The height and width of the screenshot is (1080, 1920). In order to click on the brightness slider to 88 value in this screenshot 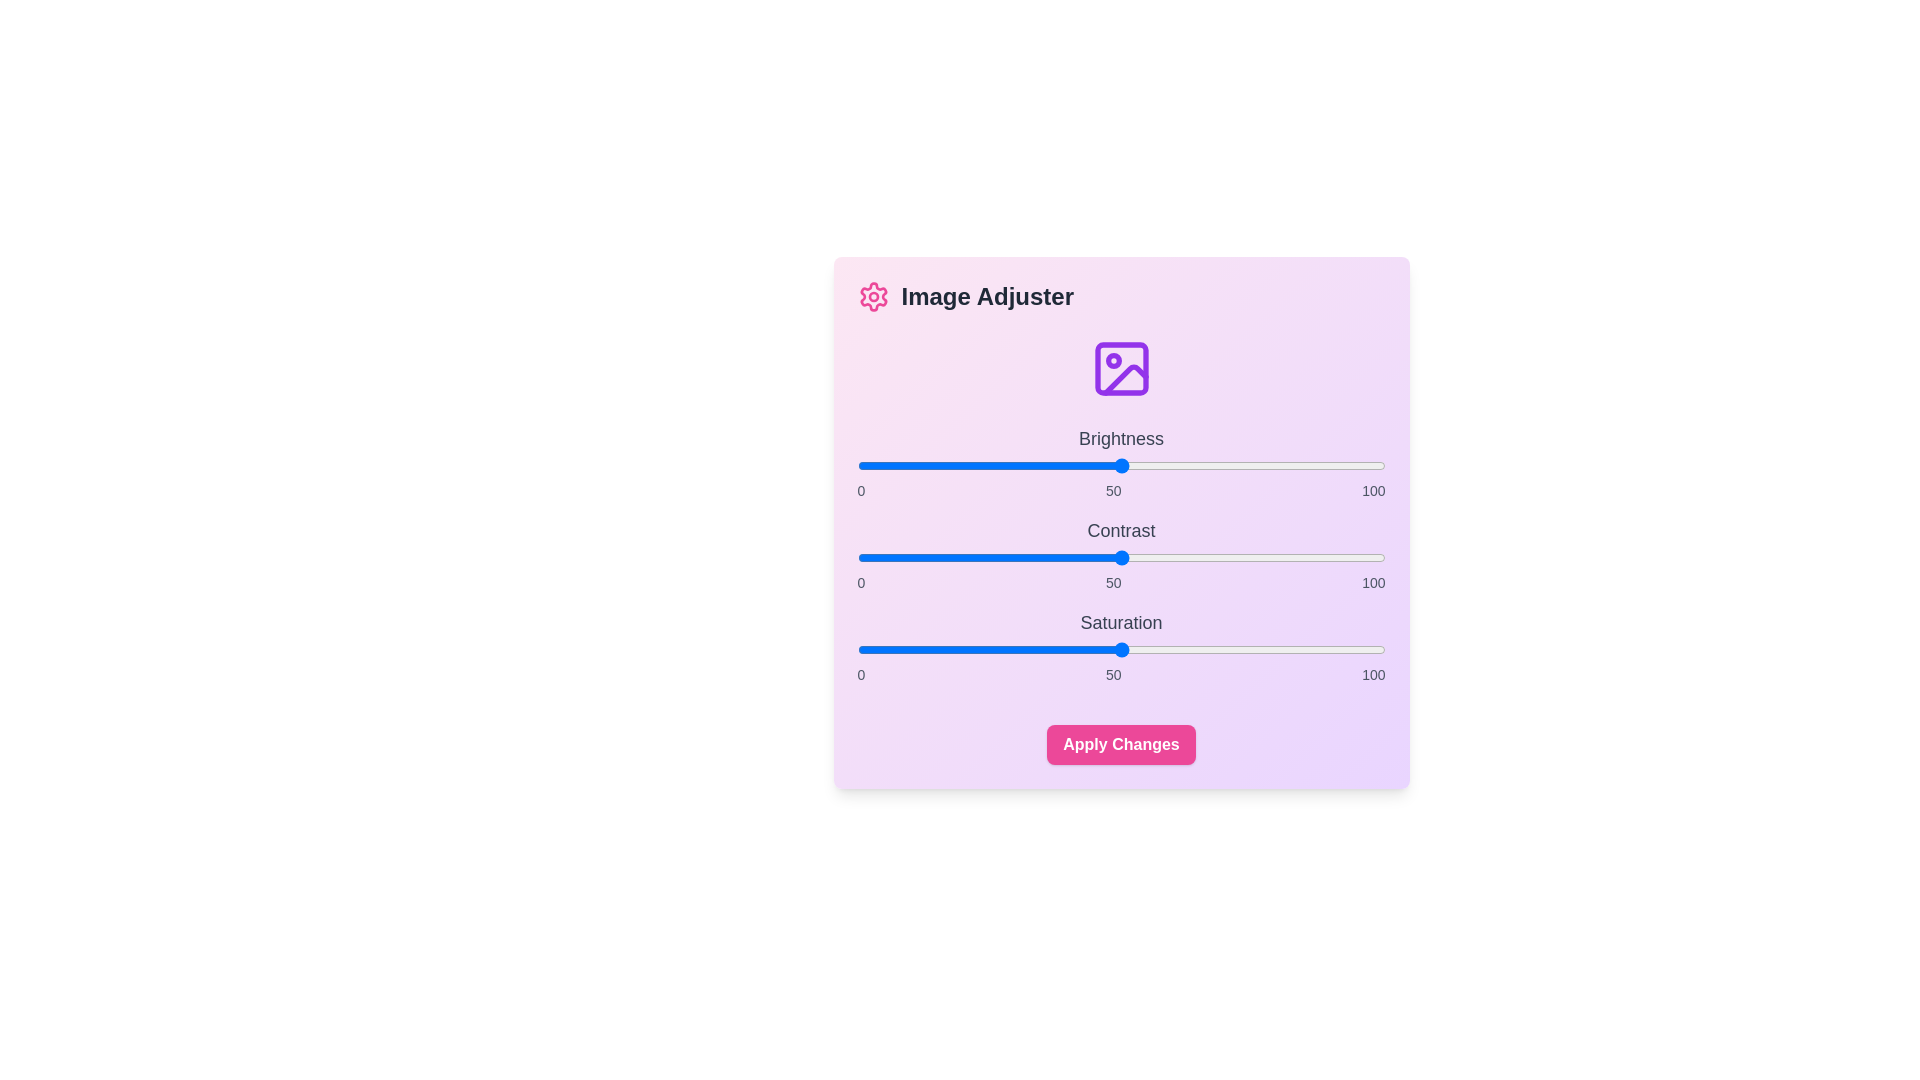, I will do `click(1322, 466)`.